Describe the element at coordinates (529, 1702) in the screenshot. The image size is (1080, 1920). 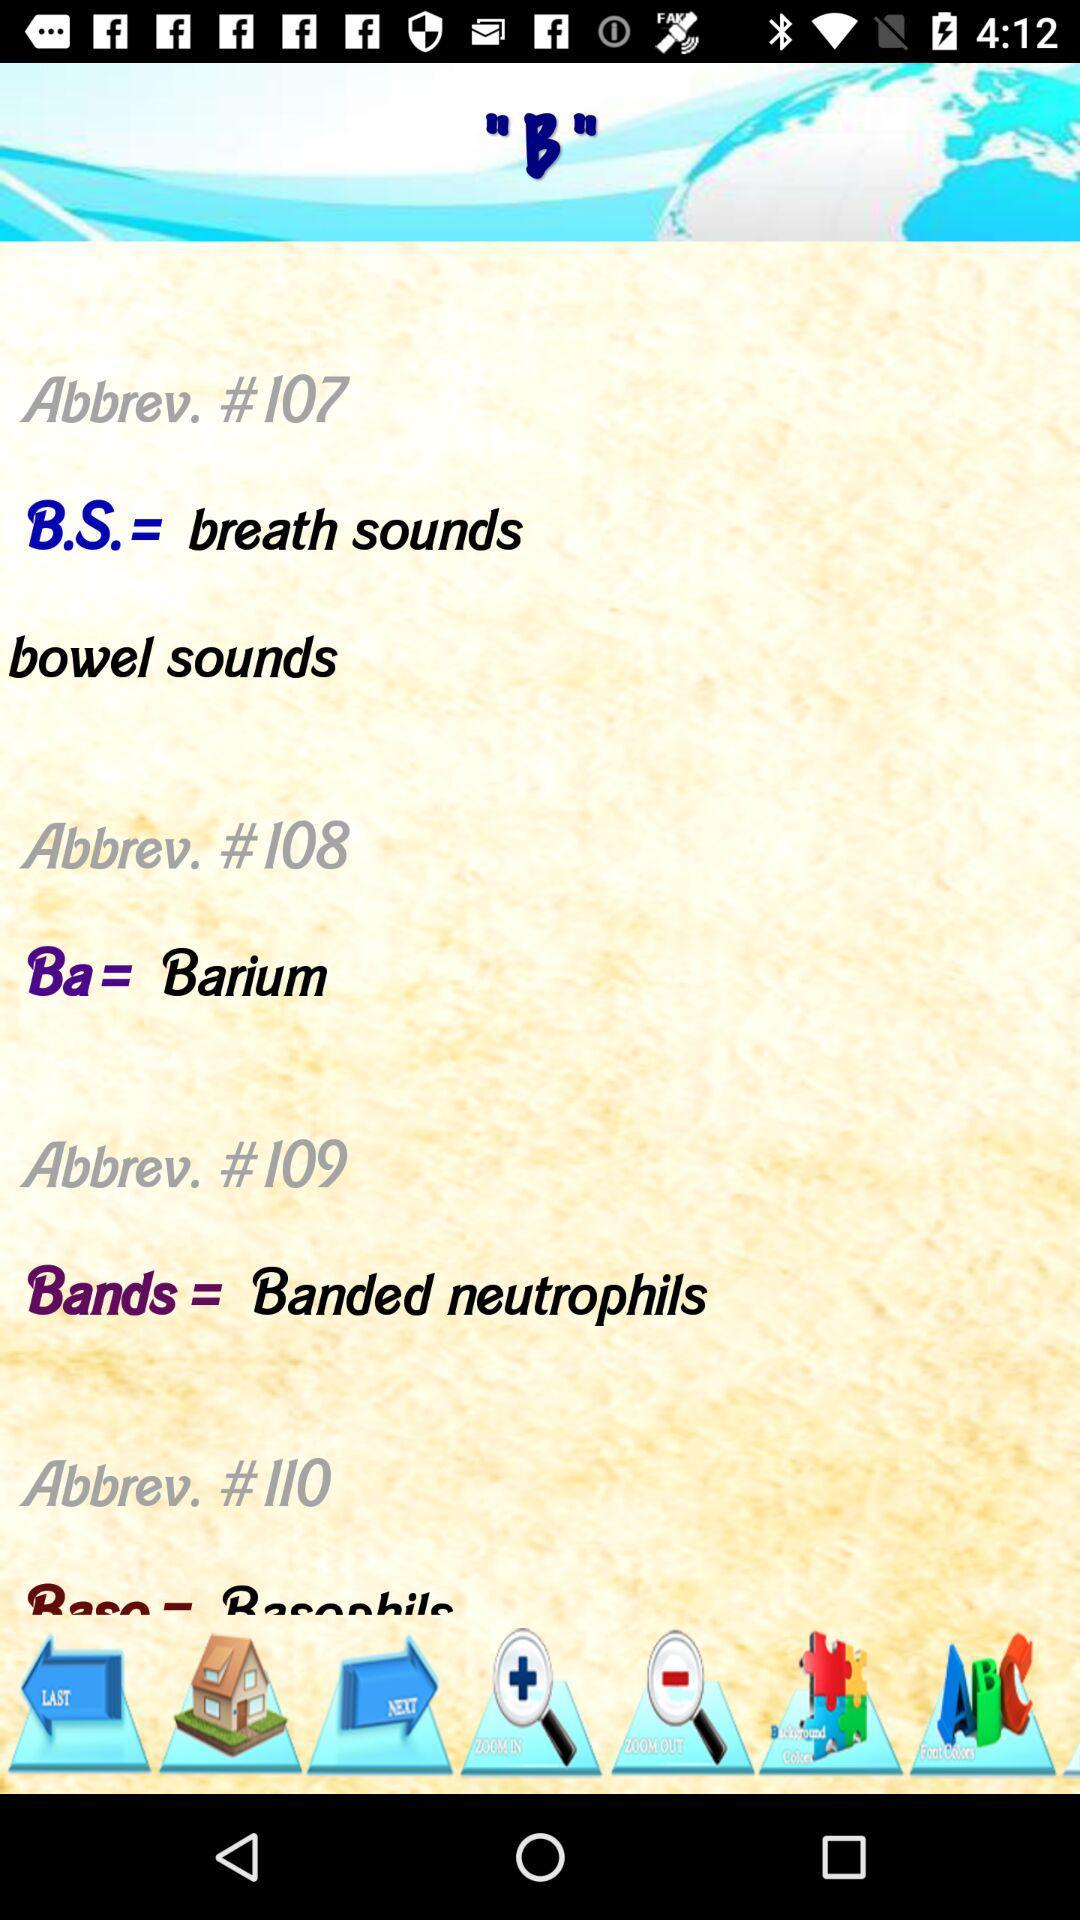
I see `maximize size` at that location.